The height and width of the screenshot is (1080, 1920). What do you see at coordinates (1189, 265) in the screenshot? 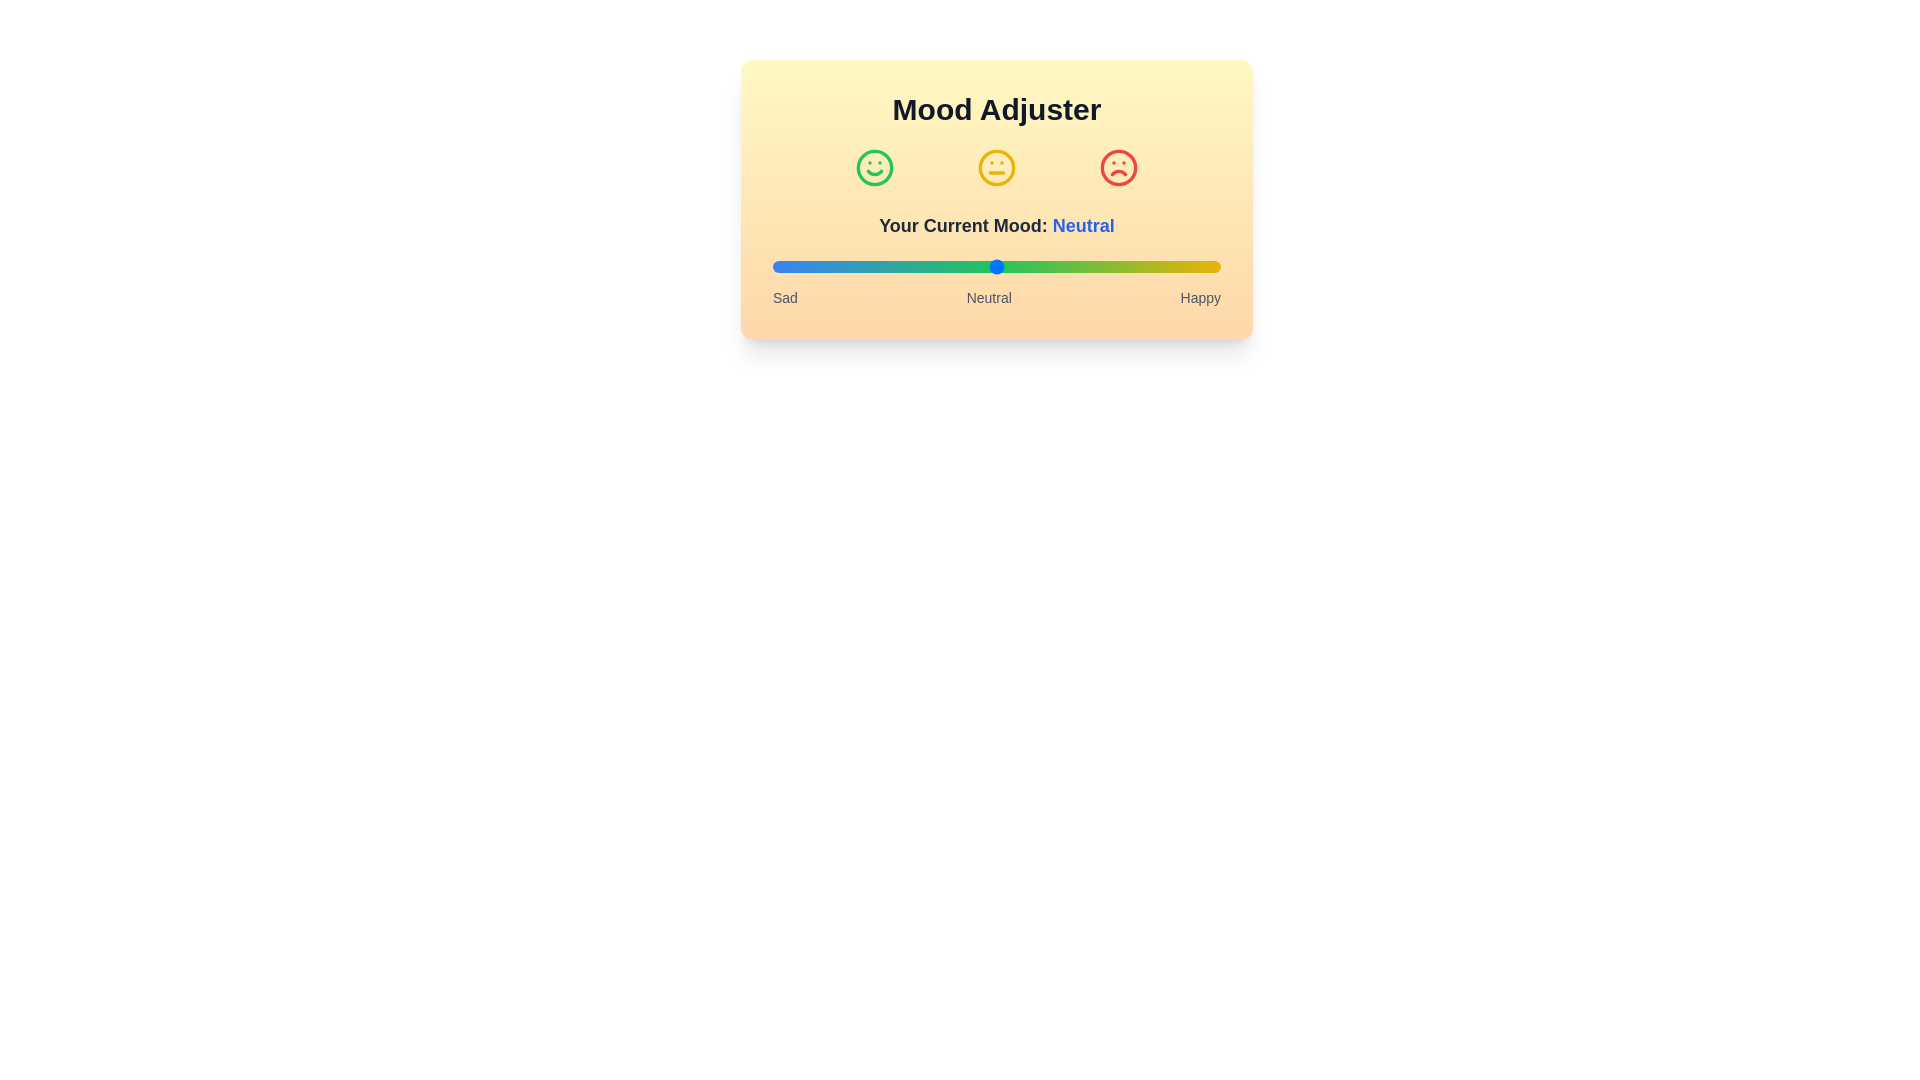
I see `the slider to a specific value 93 to observe the mood label change` at bounding box center [1189, 265].